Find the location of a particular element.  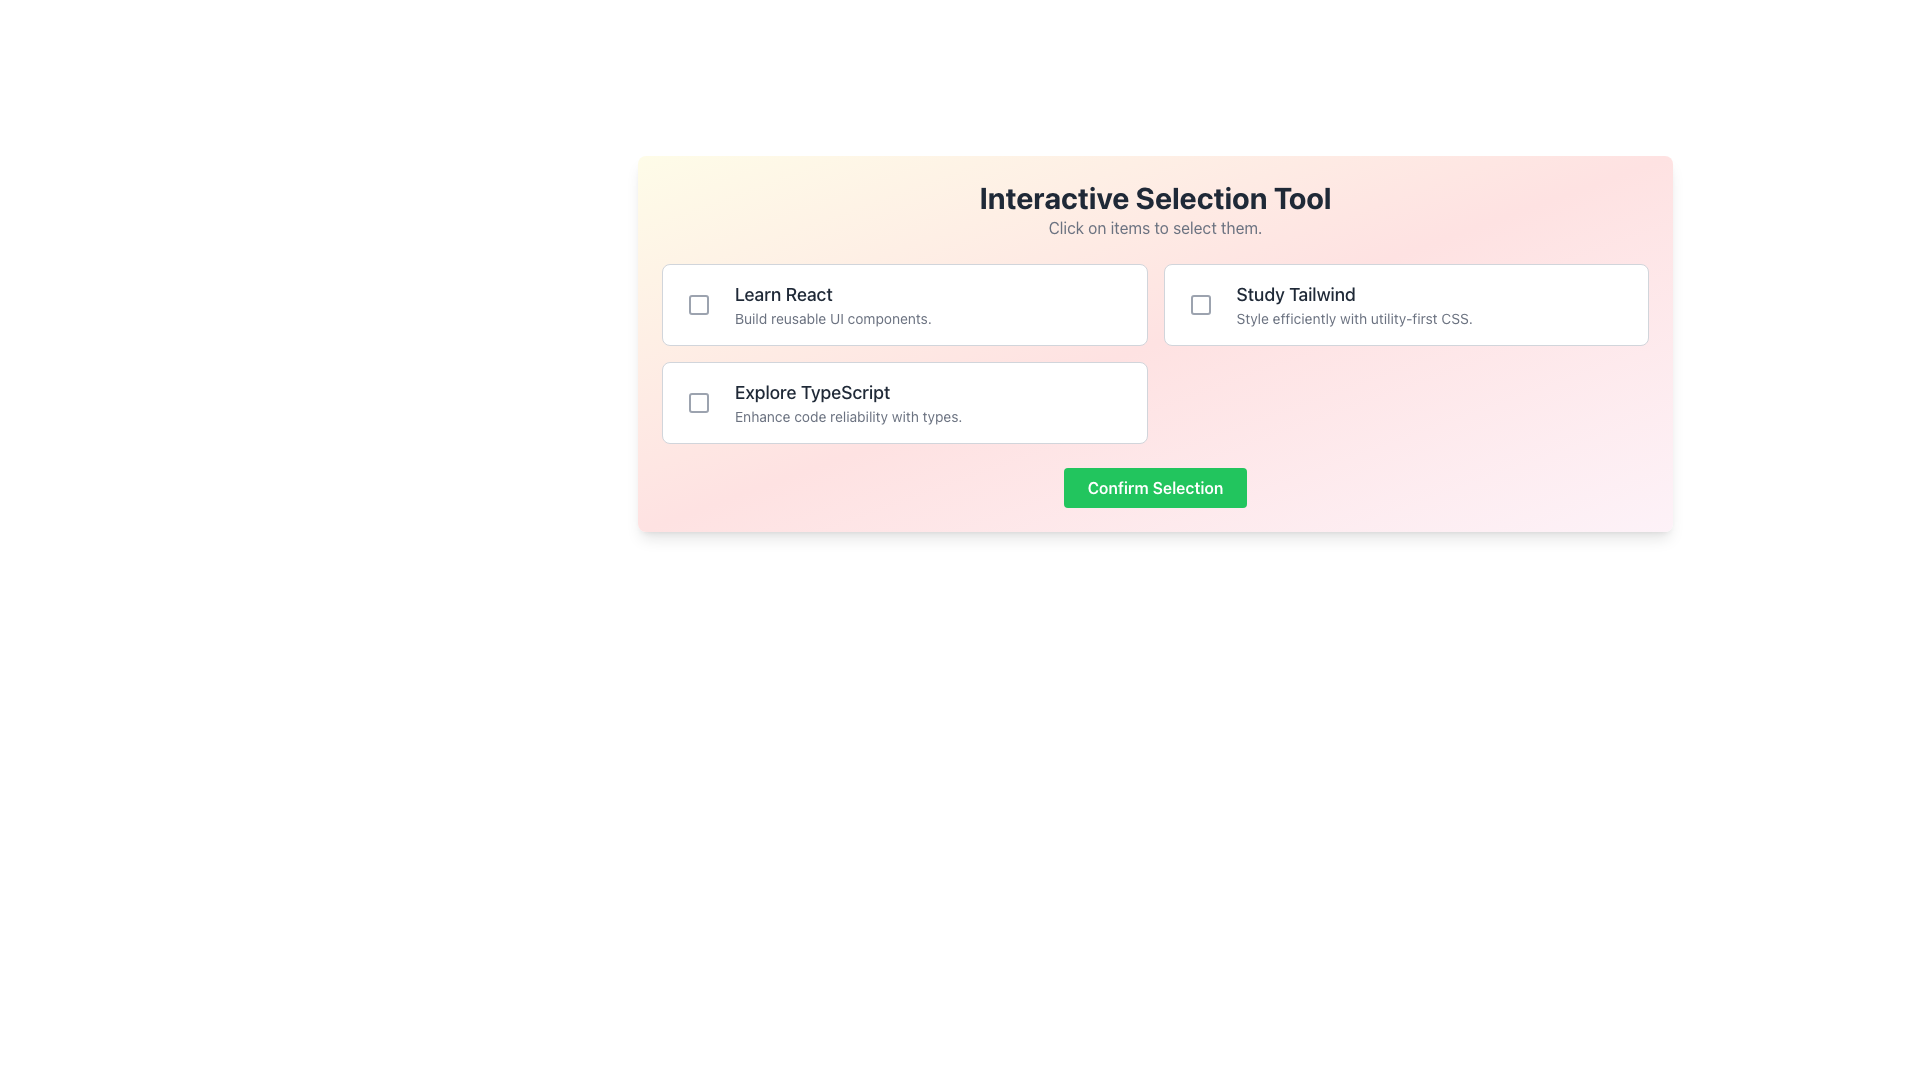

the checkbox located at the top-left corner of the 'Study Tailwind' item in the list is located at coordinates (1200, 304).